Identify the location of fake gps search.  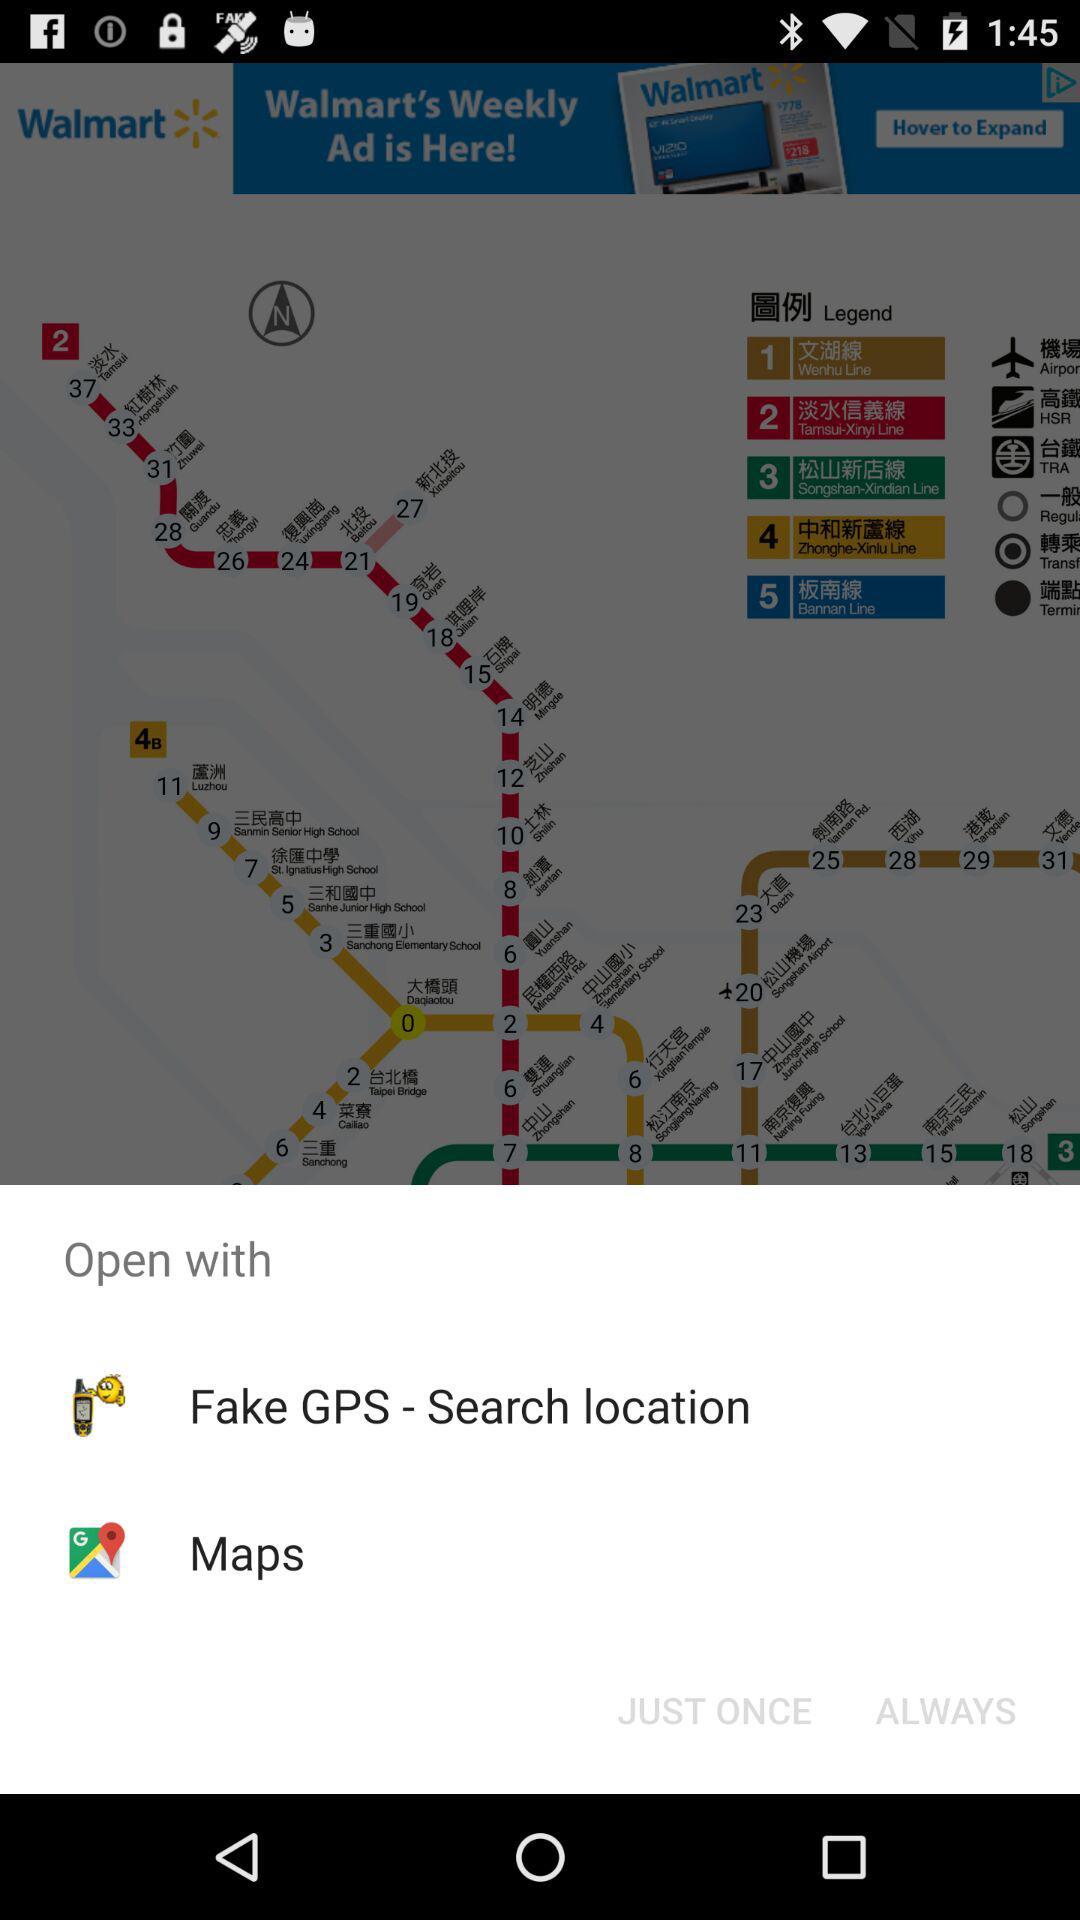
(470, 1404).